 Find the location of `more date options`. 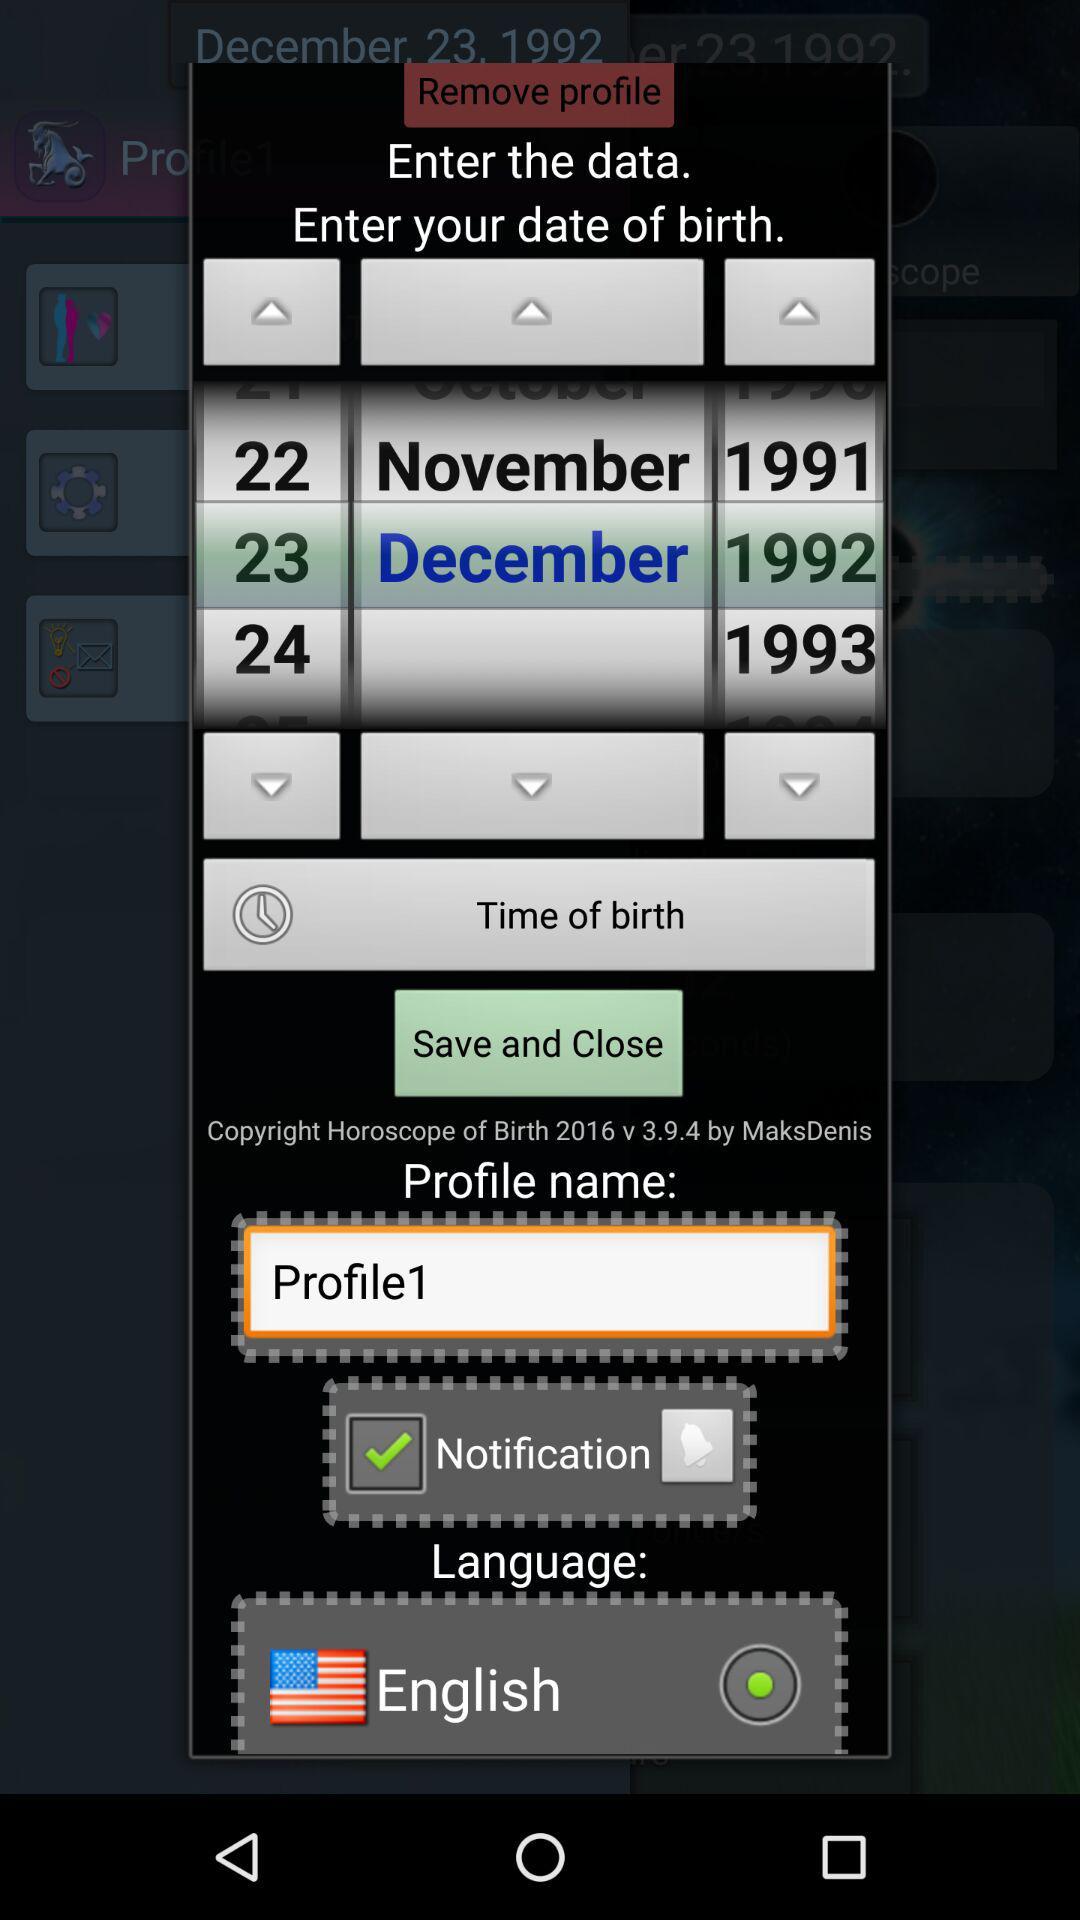

more date options is located at coordinates (799, 791).